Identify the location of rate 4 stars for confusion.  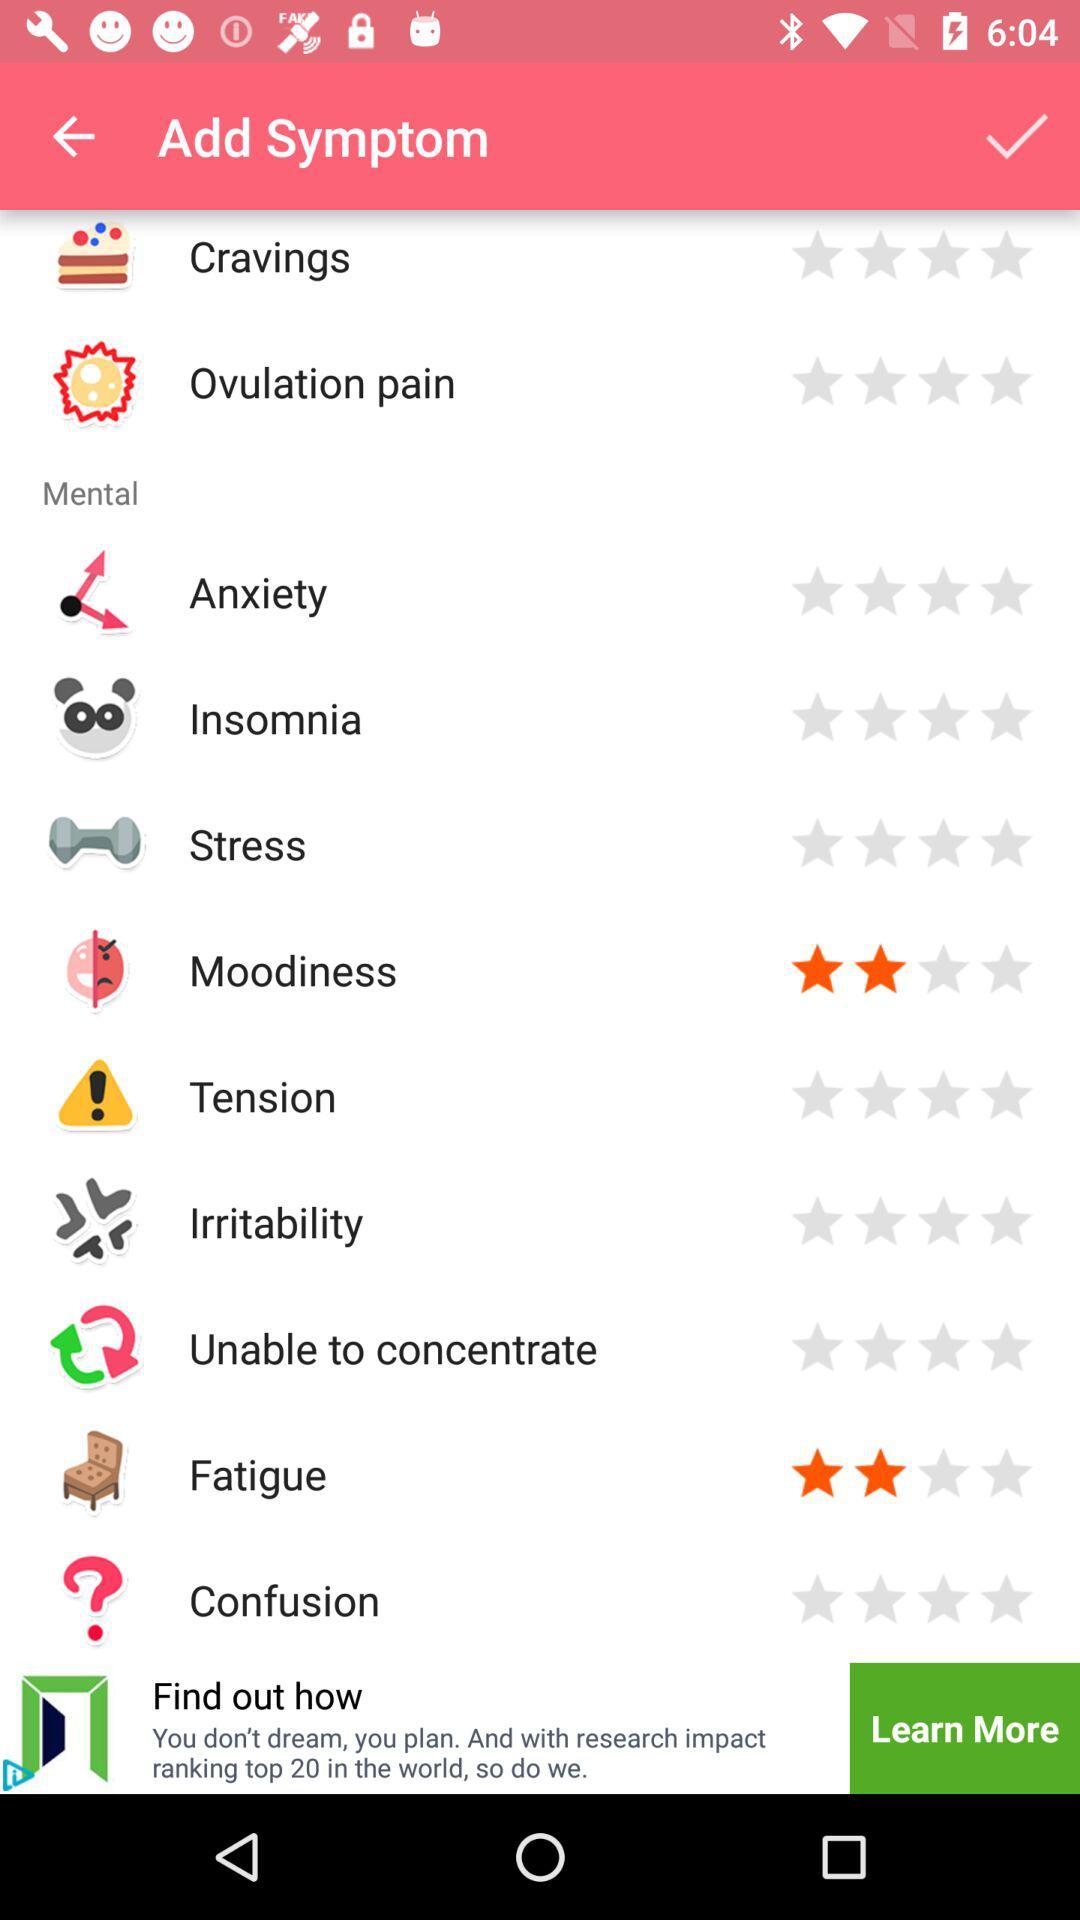
(1006, 1598).